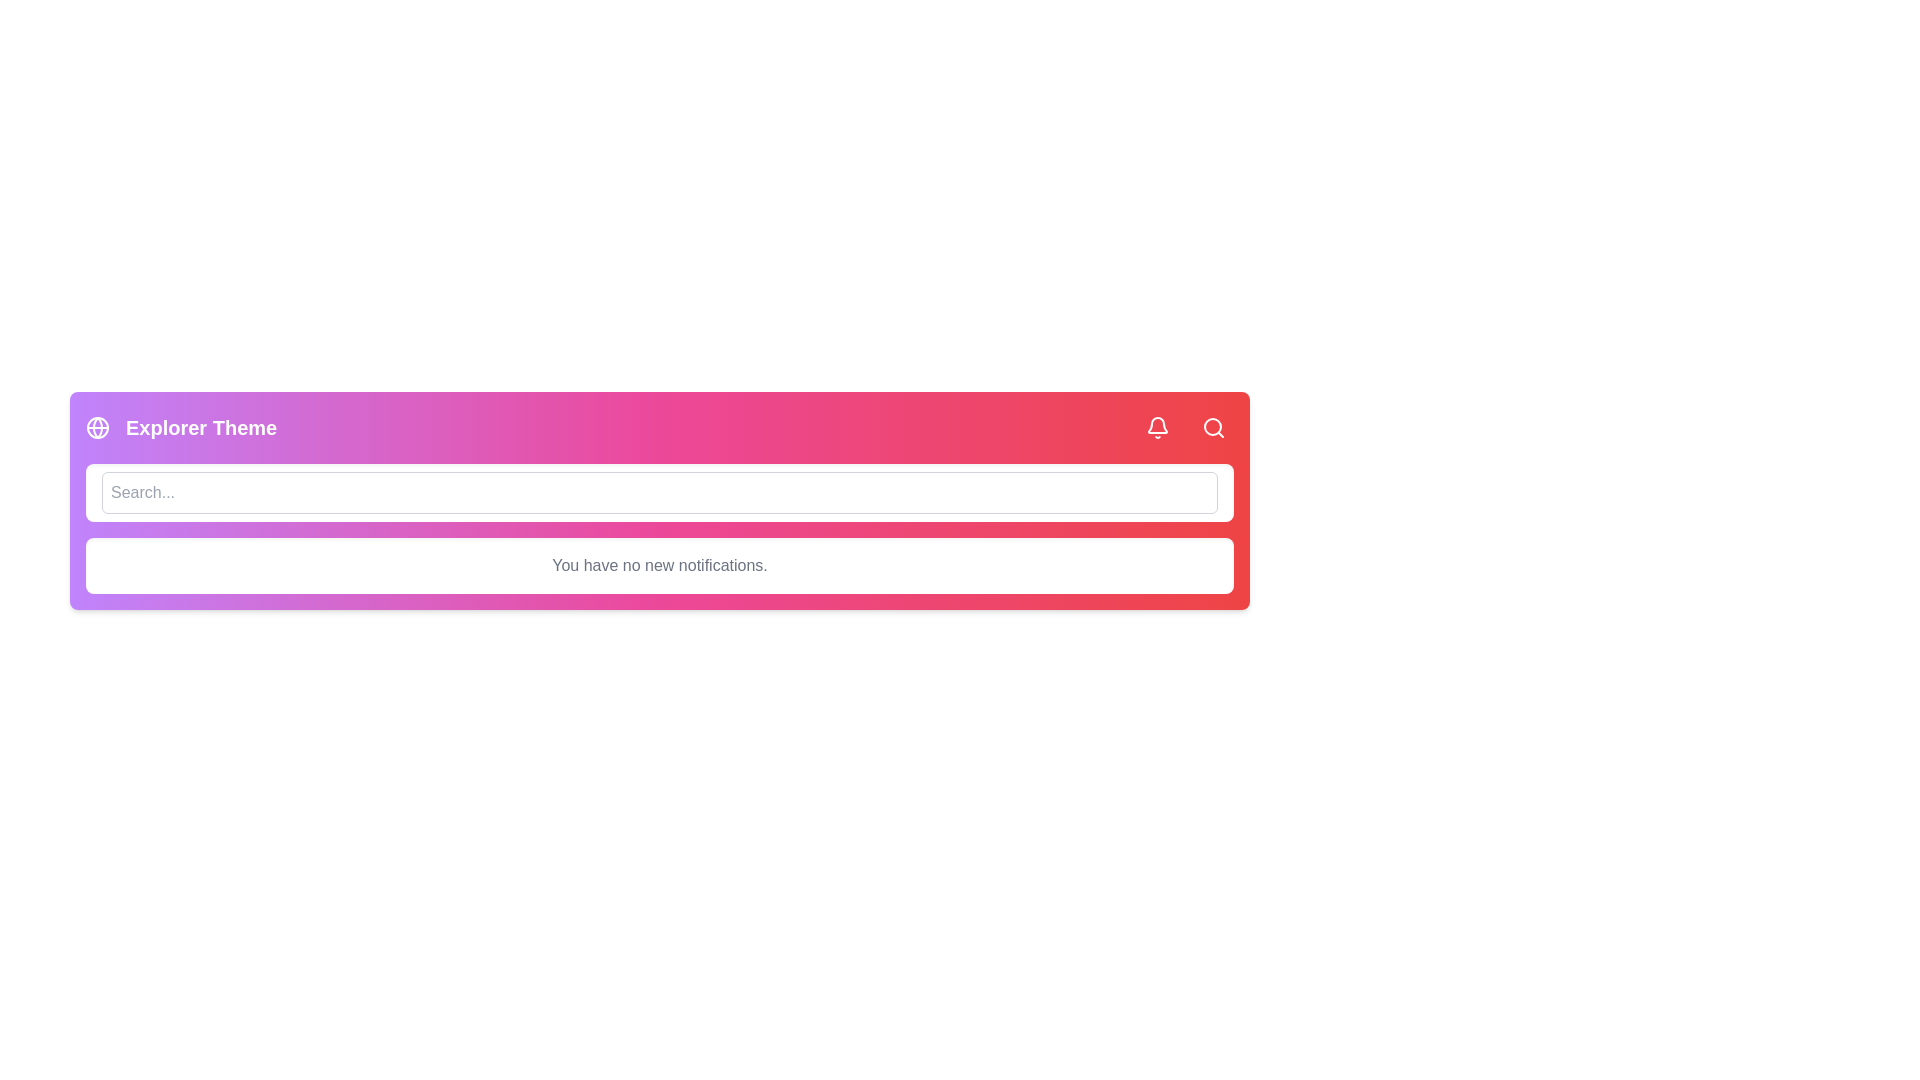 This screenshot has height=1080, width=1920. What do you see at coordinates (1157, 427) in the screenshot?
I see `the notification button located in the top-right area of the navigation bar` at bounding box center [1157, 427].